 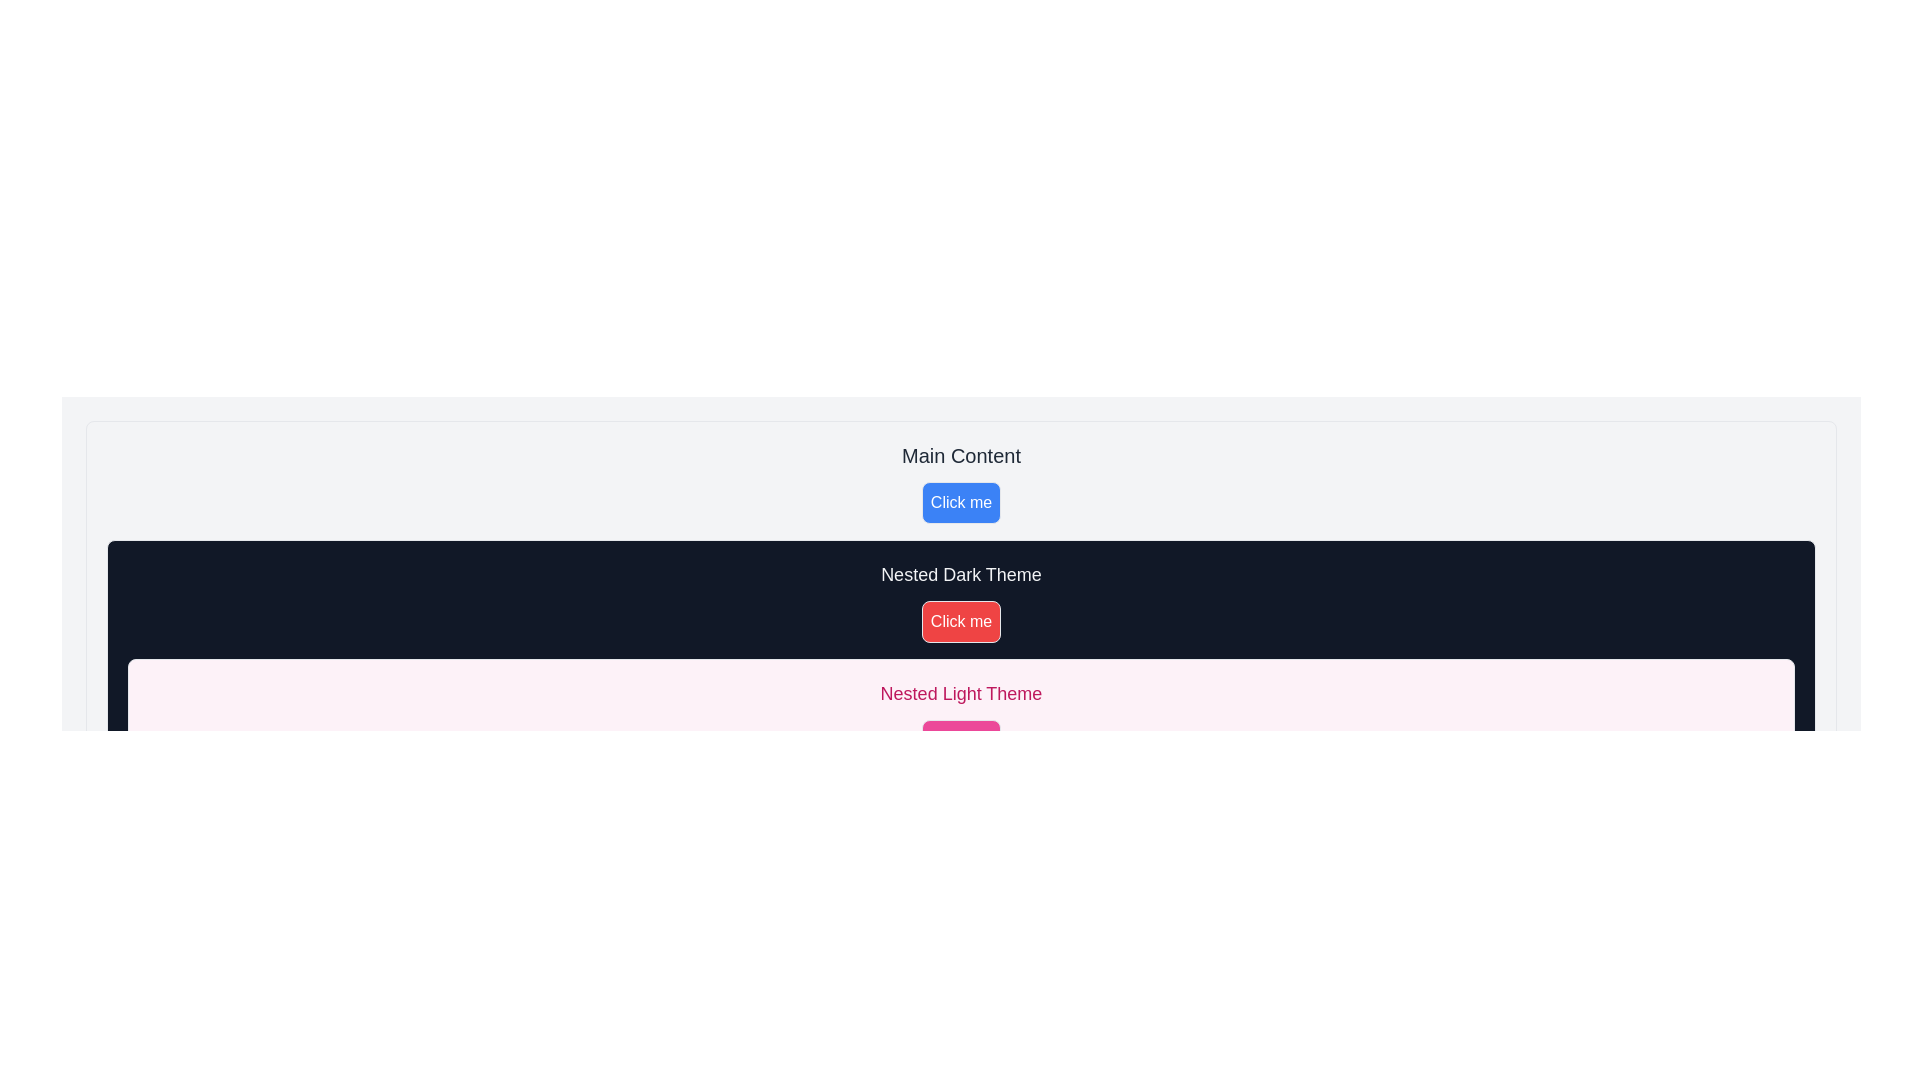 What do you see at coordinates (961, 574) in the screenshot?
I see `text from the title or heading label located at the top of the dark-themed nested section, which is centered horizontally and positioned above the 'Click me' button` at bounding box center [961, 574].